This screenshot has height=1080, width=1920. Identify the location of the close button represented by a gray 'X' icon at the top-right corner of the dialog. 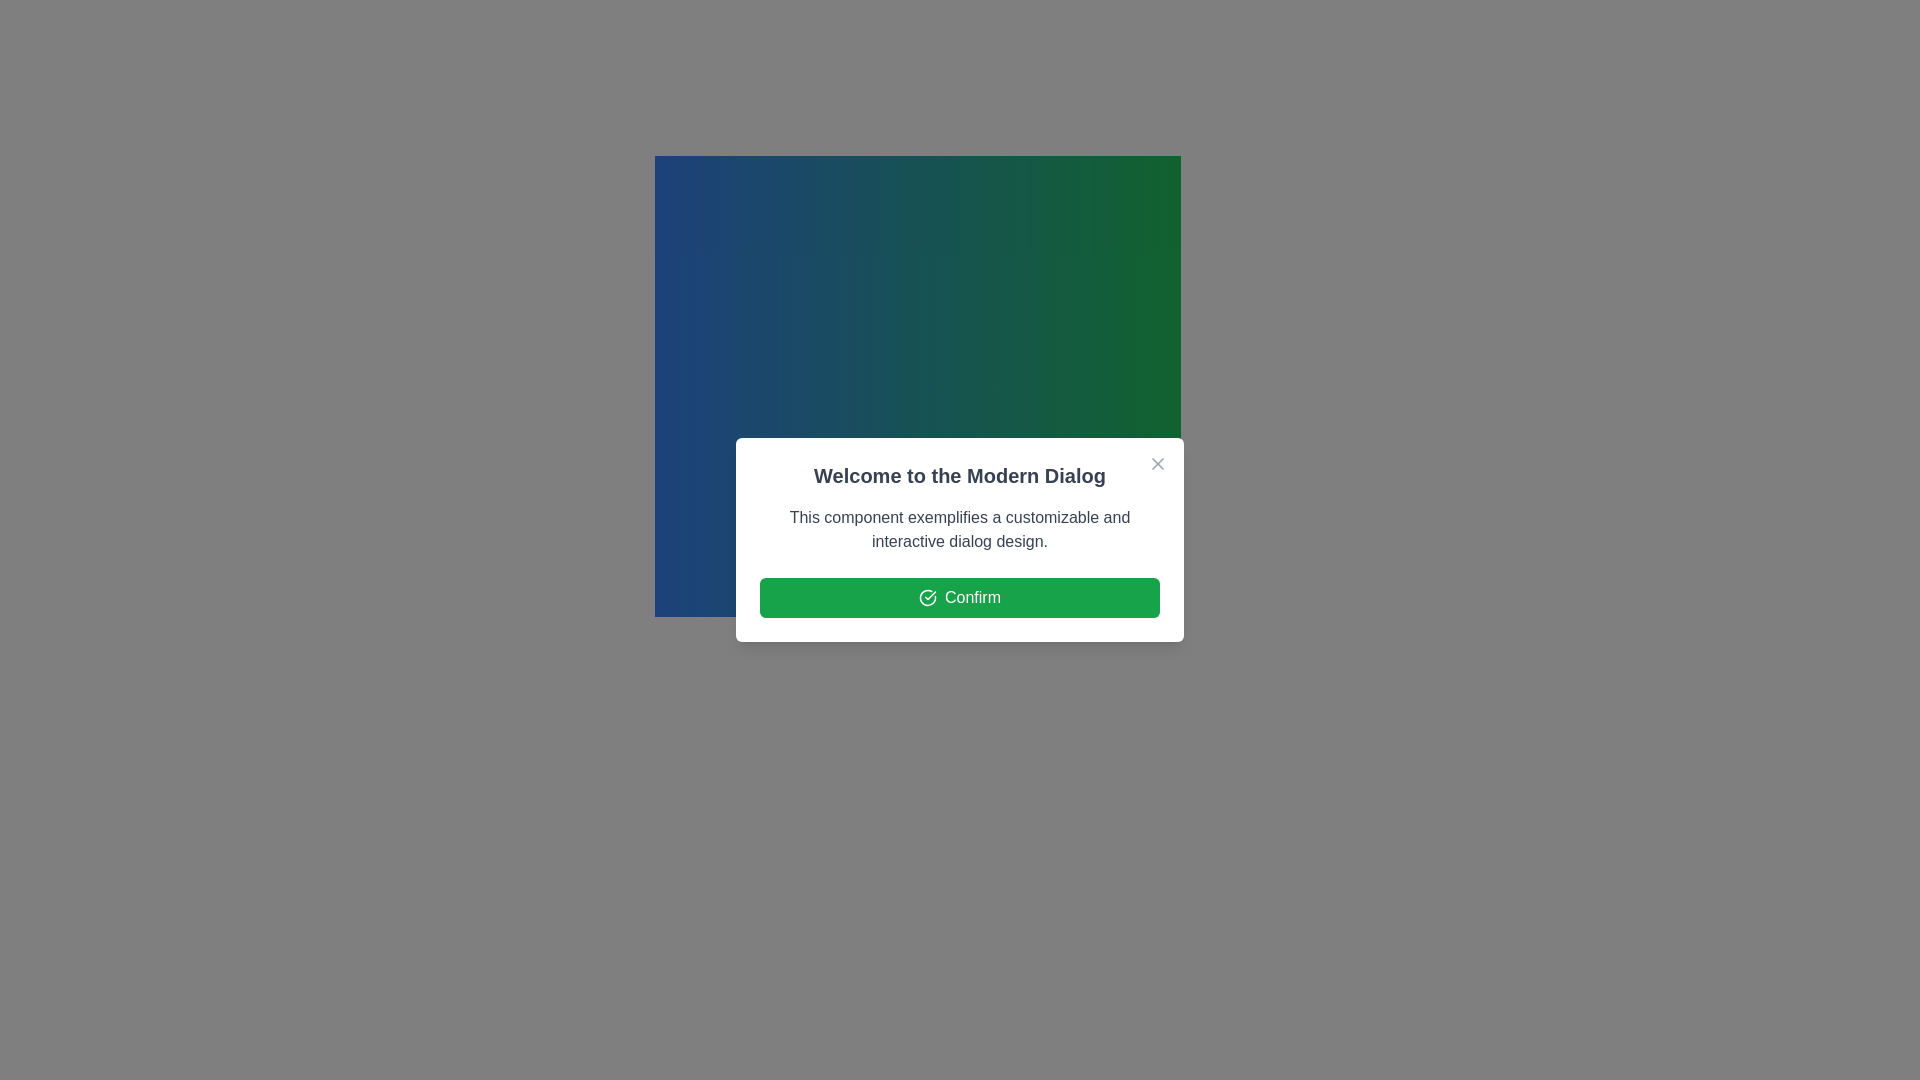
(1157, 463).